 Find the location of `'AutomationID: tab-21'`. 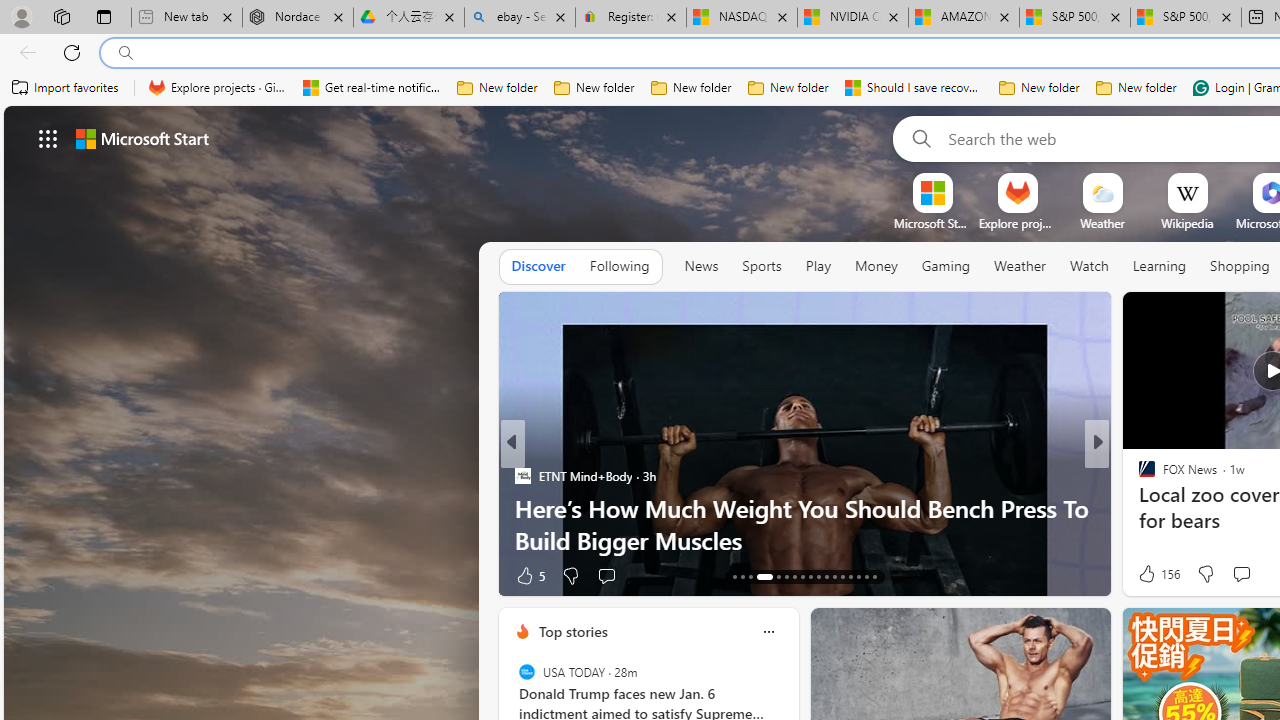

'AutomationID: tab-21' is located at coordinates (810, 577).